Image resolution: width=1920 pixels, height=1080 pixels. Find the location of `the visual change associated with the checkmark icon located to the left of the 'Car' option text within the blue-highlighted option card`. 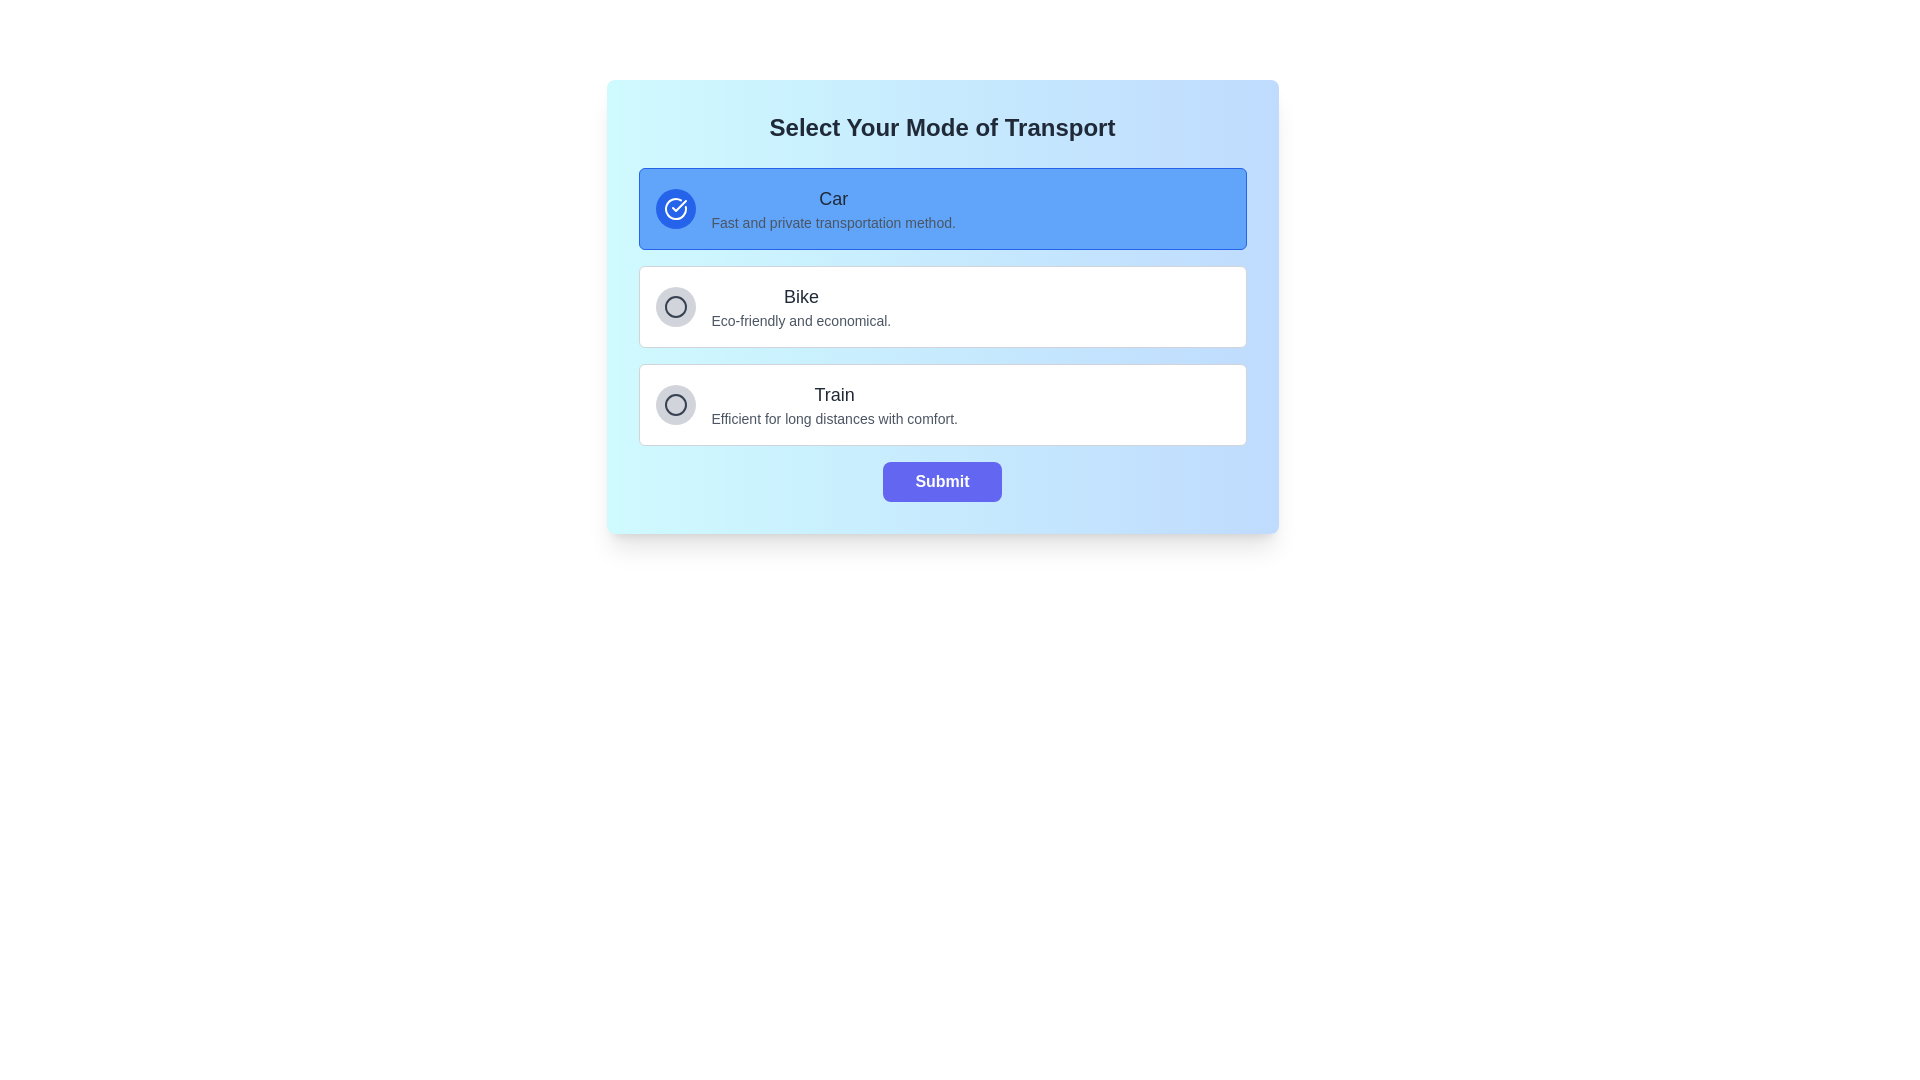

the visual change associated with the checkmark icon located to the left of the 'Car' option text within the blue-highlighted option card is located at coordinates (675, 208).